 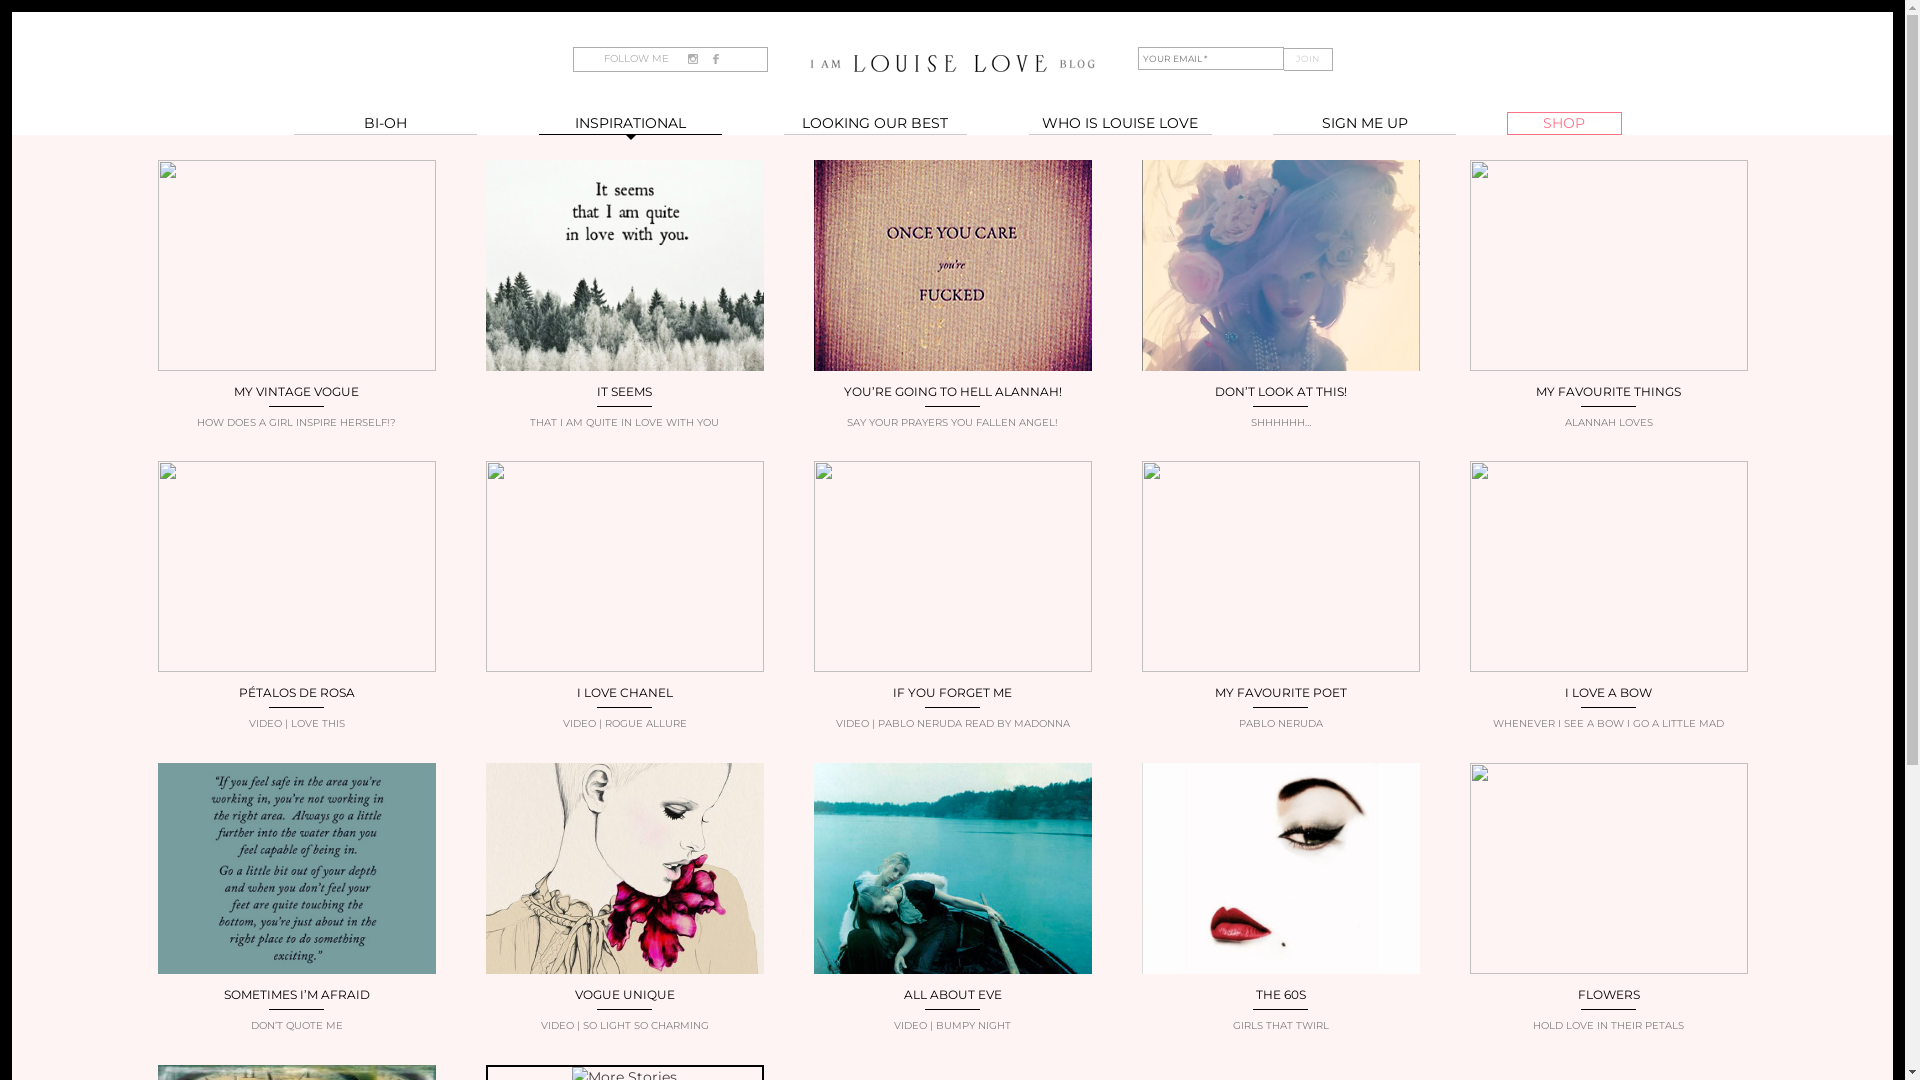 What do you see at coordinates (296, 421) in the screenshot?
I see `'HOW DOES A GIRL INSPIRE HERSELF!?'` at bounding box center [296, 421].